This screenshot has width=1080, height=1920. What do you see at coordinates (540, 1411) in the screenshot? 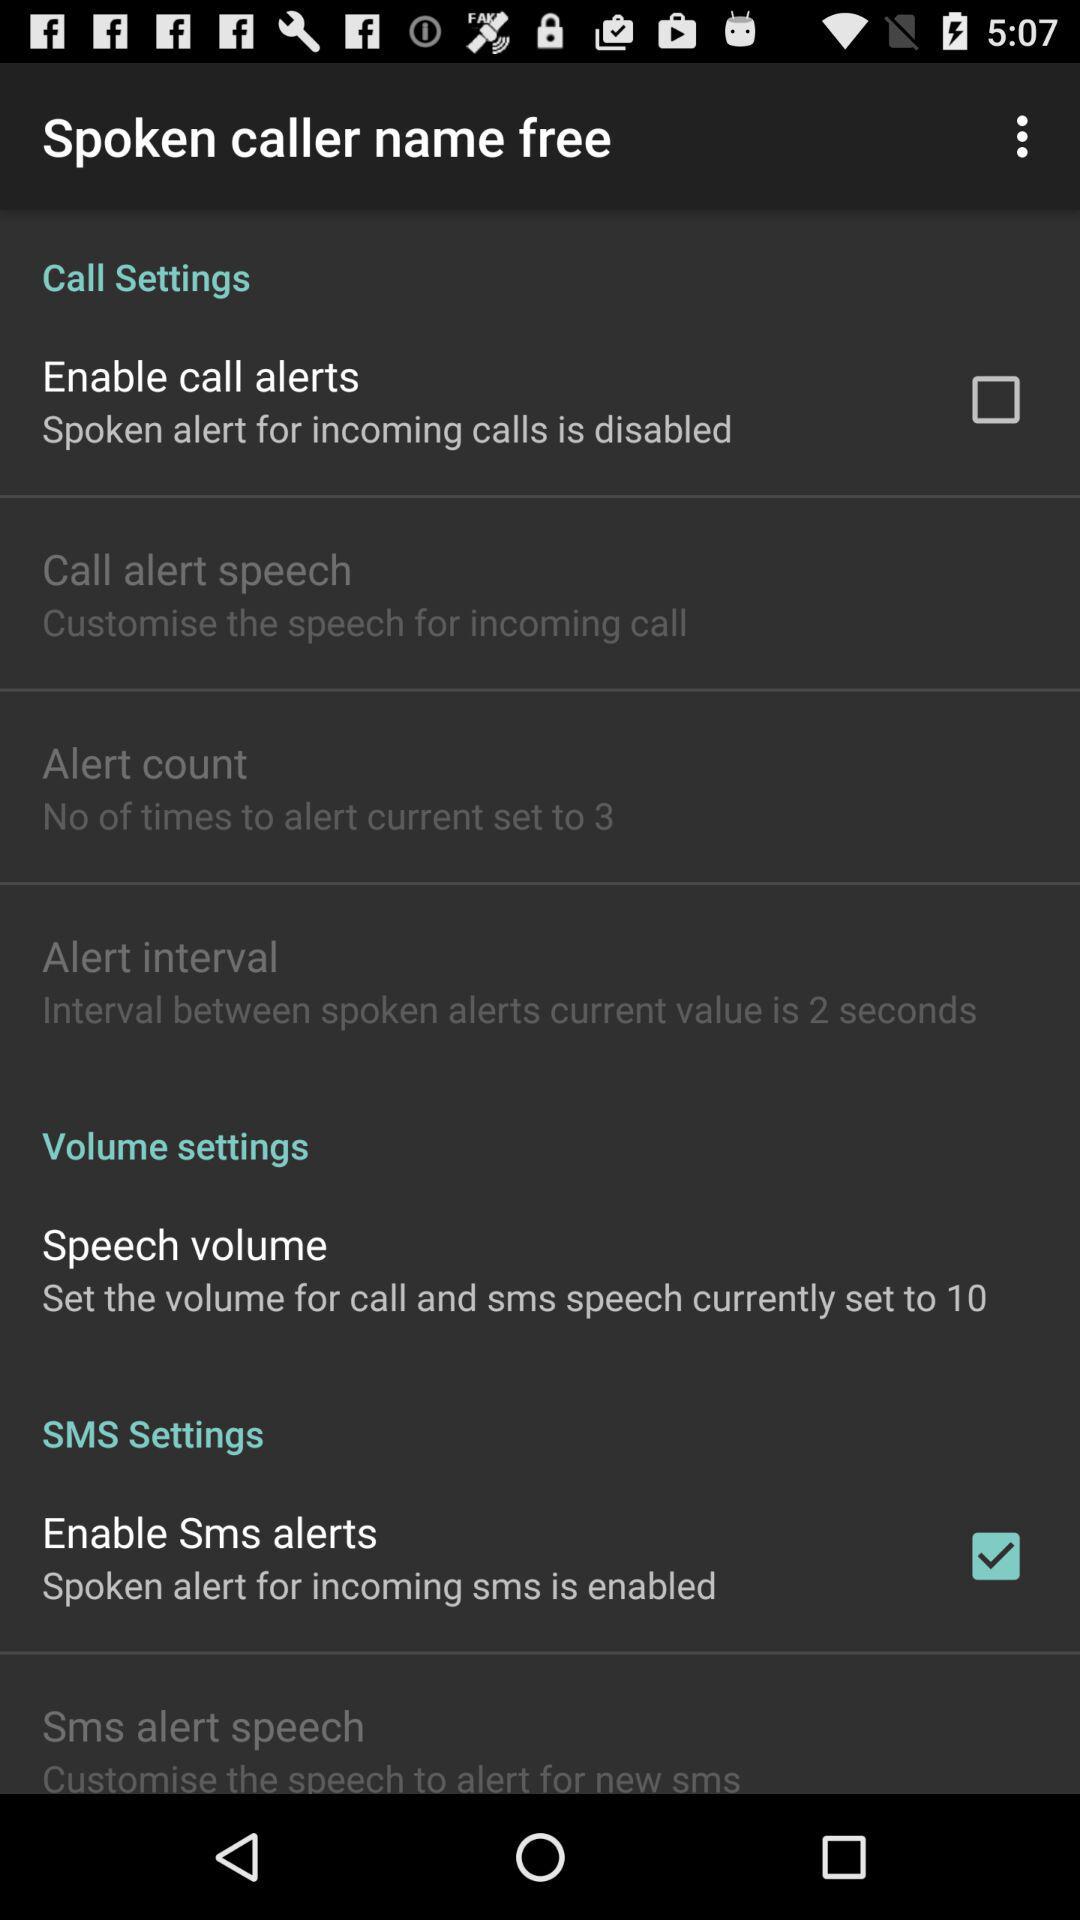
I see `the item below the set the volume item` at bounding box center [540, 1411].